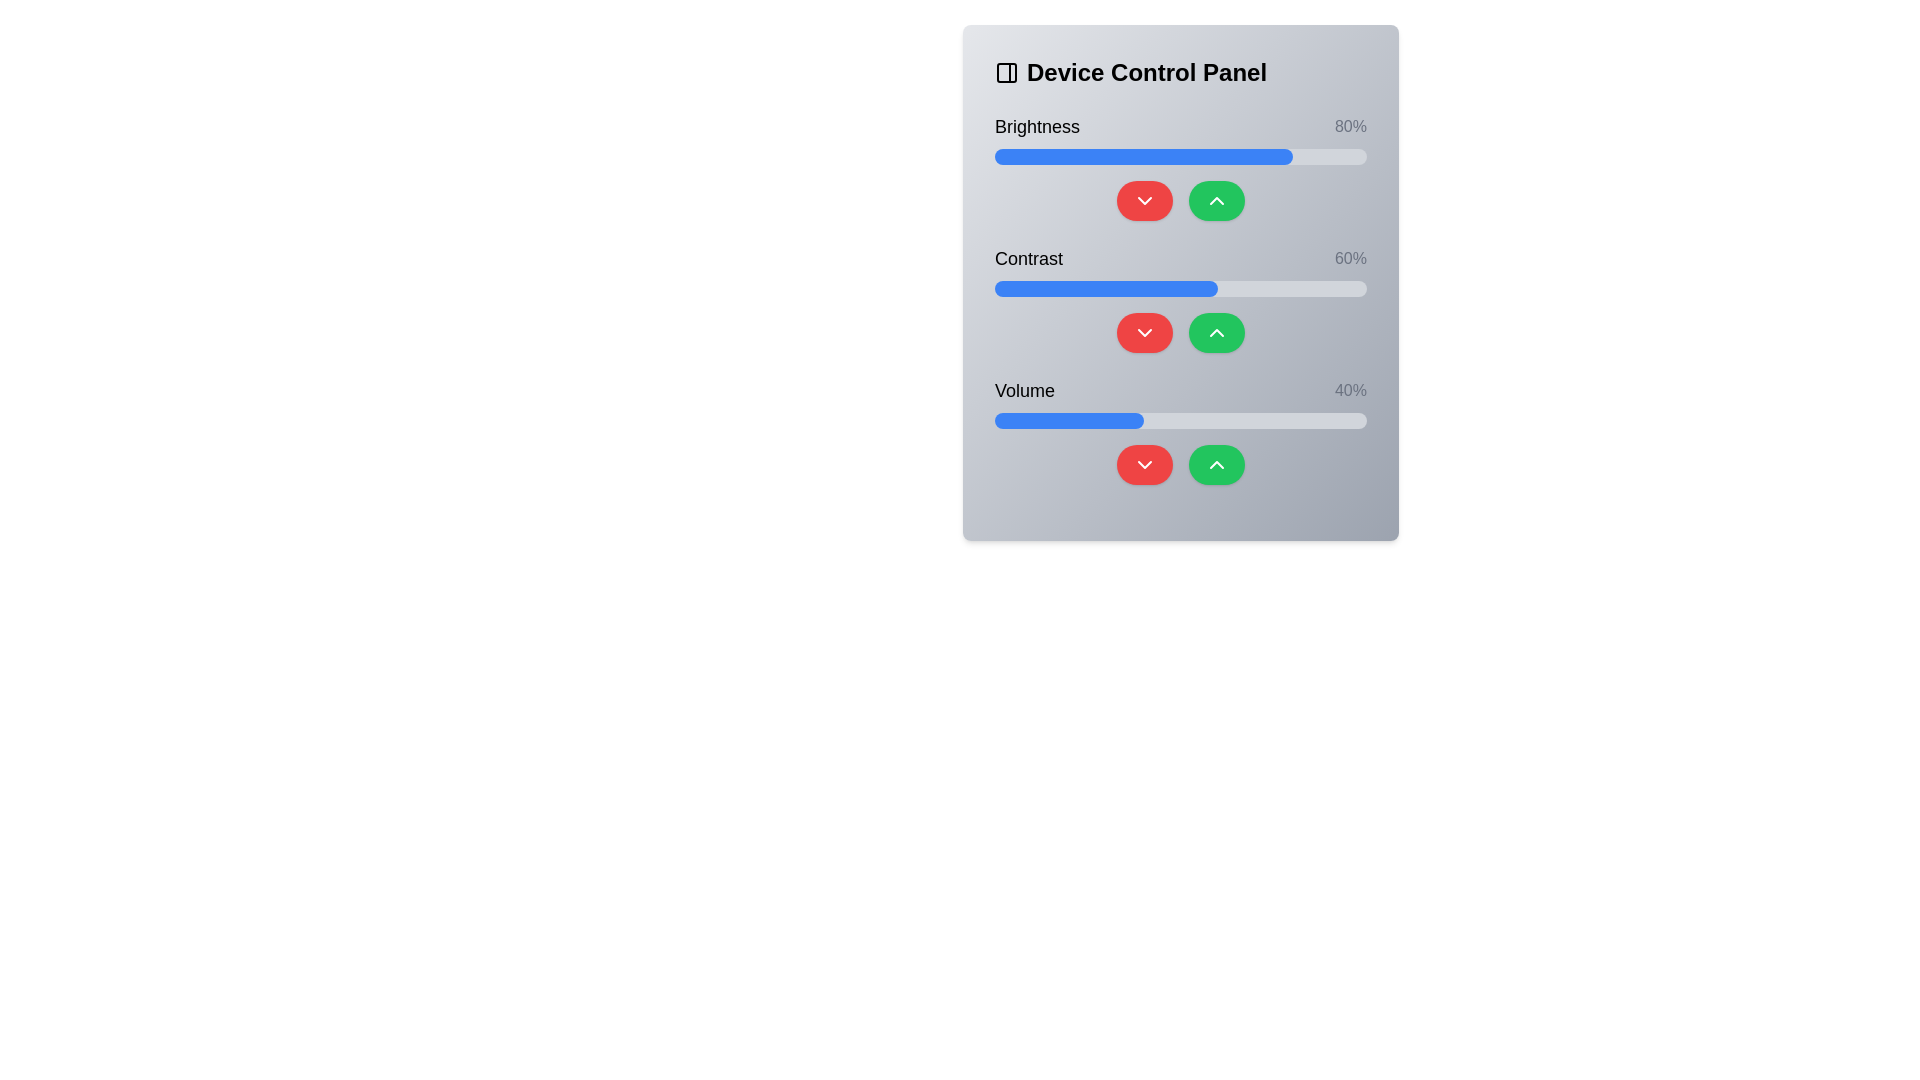 The image size is (1920, 1080). Describe the element at coordinates (1028, 257) in the screenshot. I see `the Text Label indicating the 'Contrast' adjustment, located in the middle row of the control panel under the 'Brightness' section` at that location.